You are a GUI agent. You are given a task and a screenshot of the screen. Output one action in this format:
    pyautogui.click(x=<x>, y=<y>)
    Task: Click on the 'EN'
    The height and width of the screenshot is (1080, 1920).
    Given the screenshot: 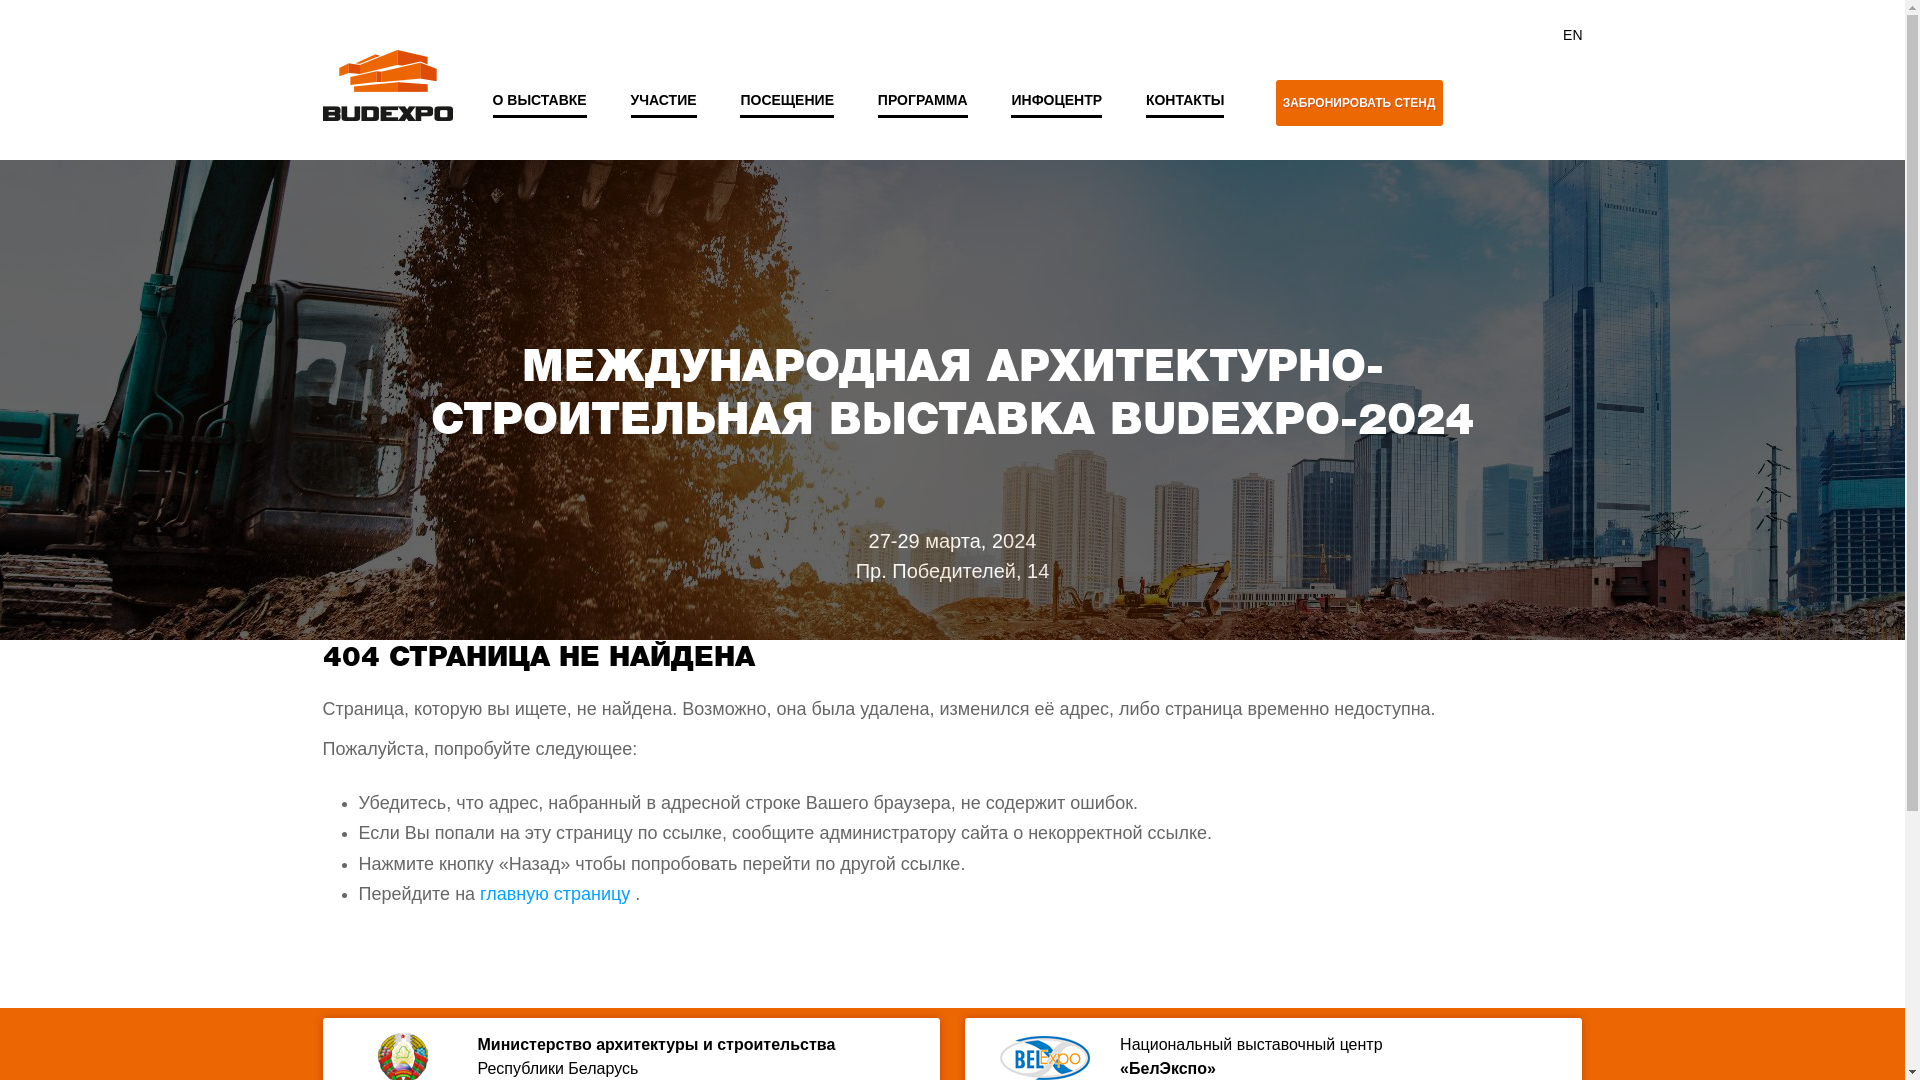 What is the action you would take?
    pyautogui.click(x=1571, y=34)
    